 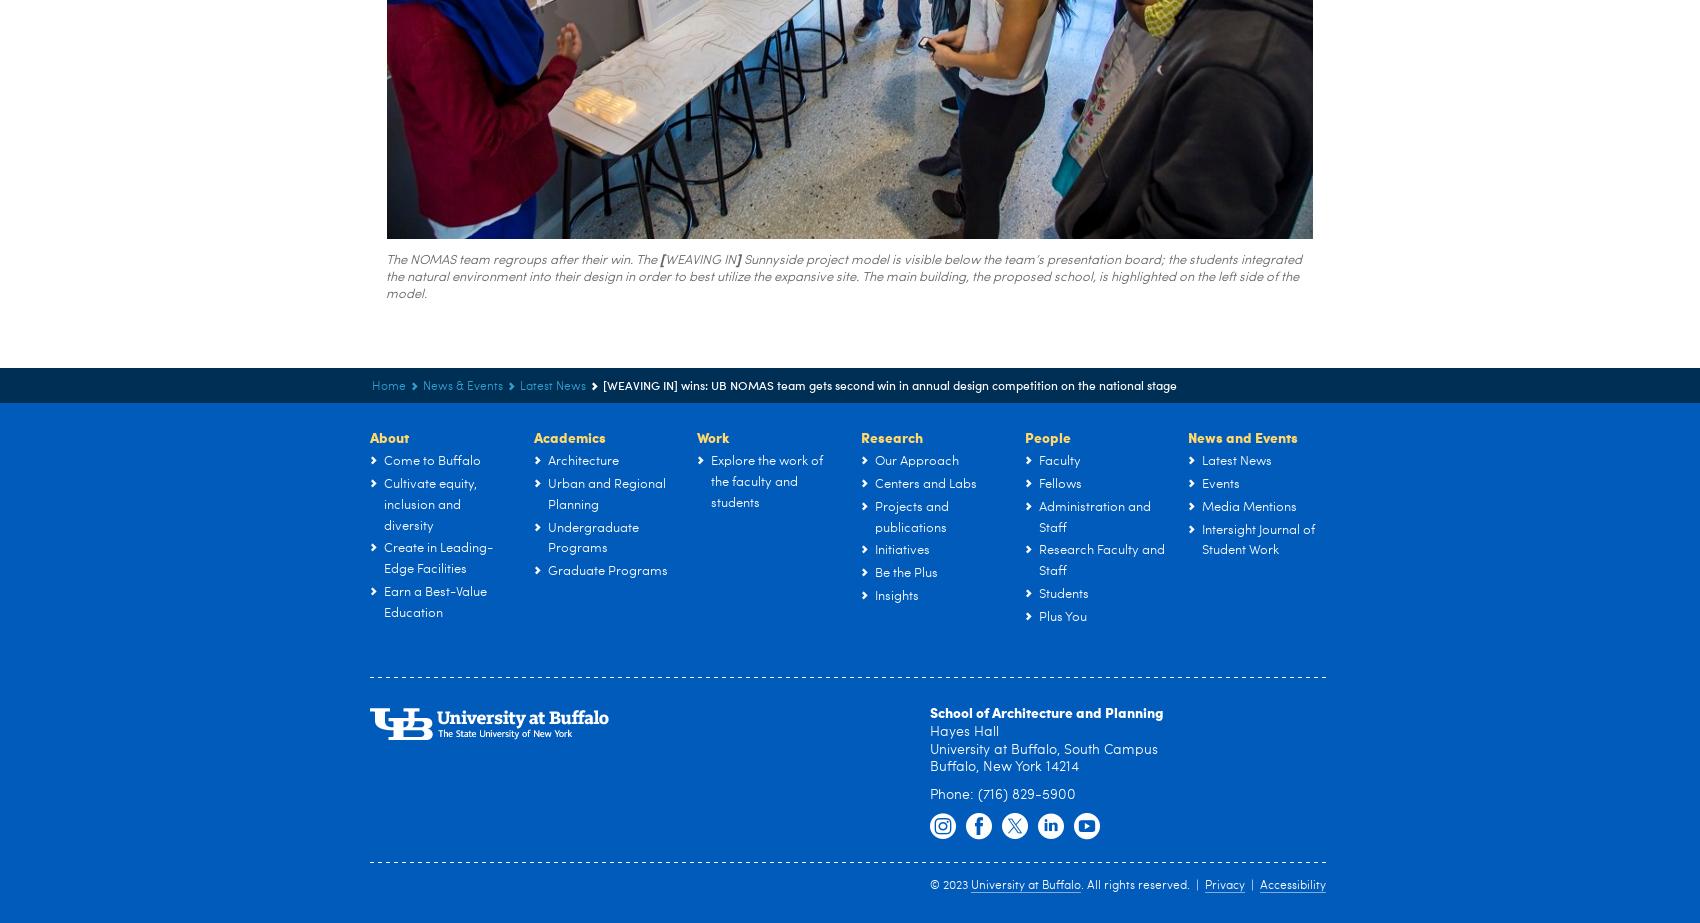 What do you see at coordinates (1038, 559) in the screenshot?
I see `'Research Faculty and Staff'` at bounding box center [1038, 559].